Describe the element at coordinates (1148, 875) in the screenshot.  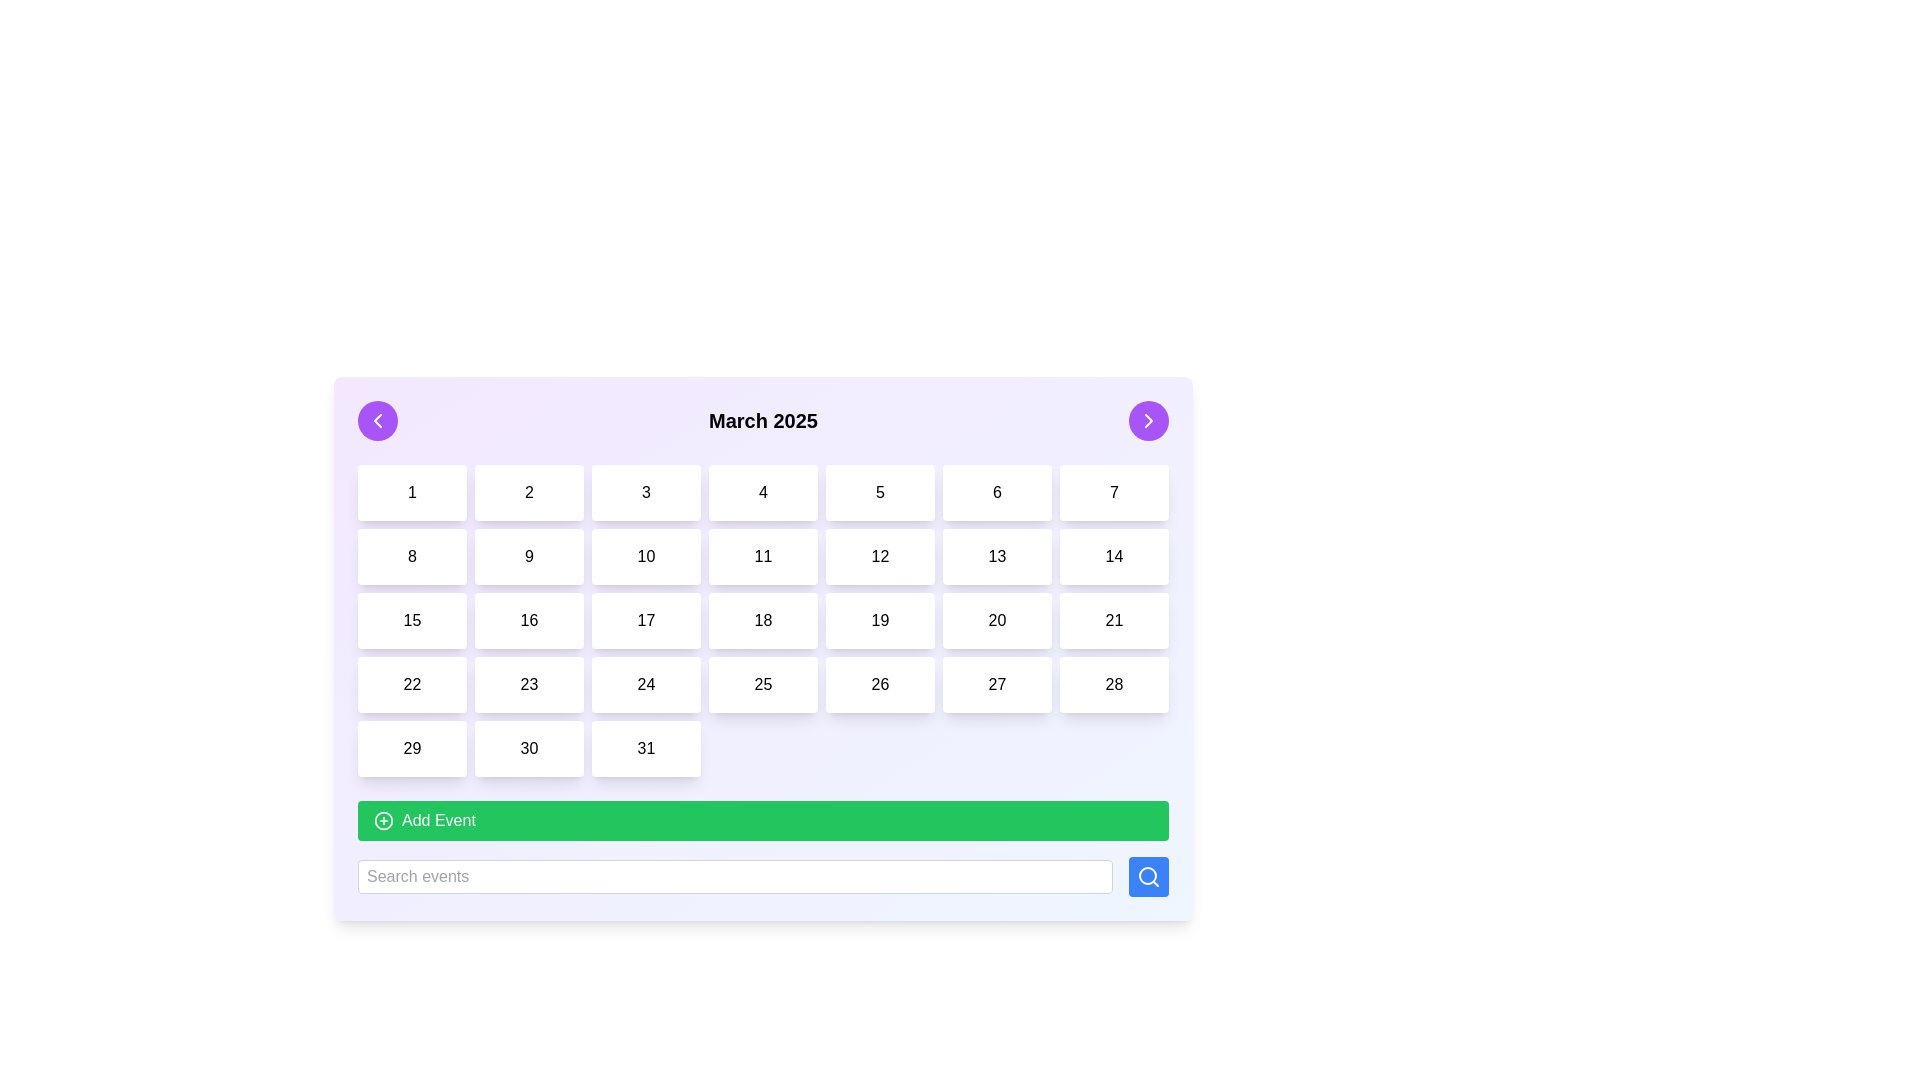
I see `the rounded square blue button with a white magnifying glass icon` at that location.